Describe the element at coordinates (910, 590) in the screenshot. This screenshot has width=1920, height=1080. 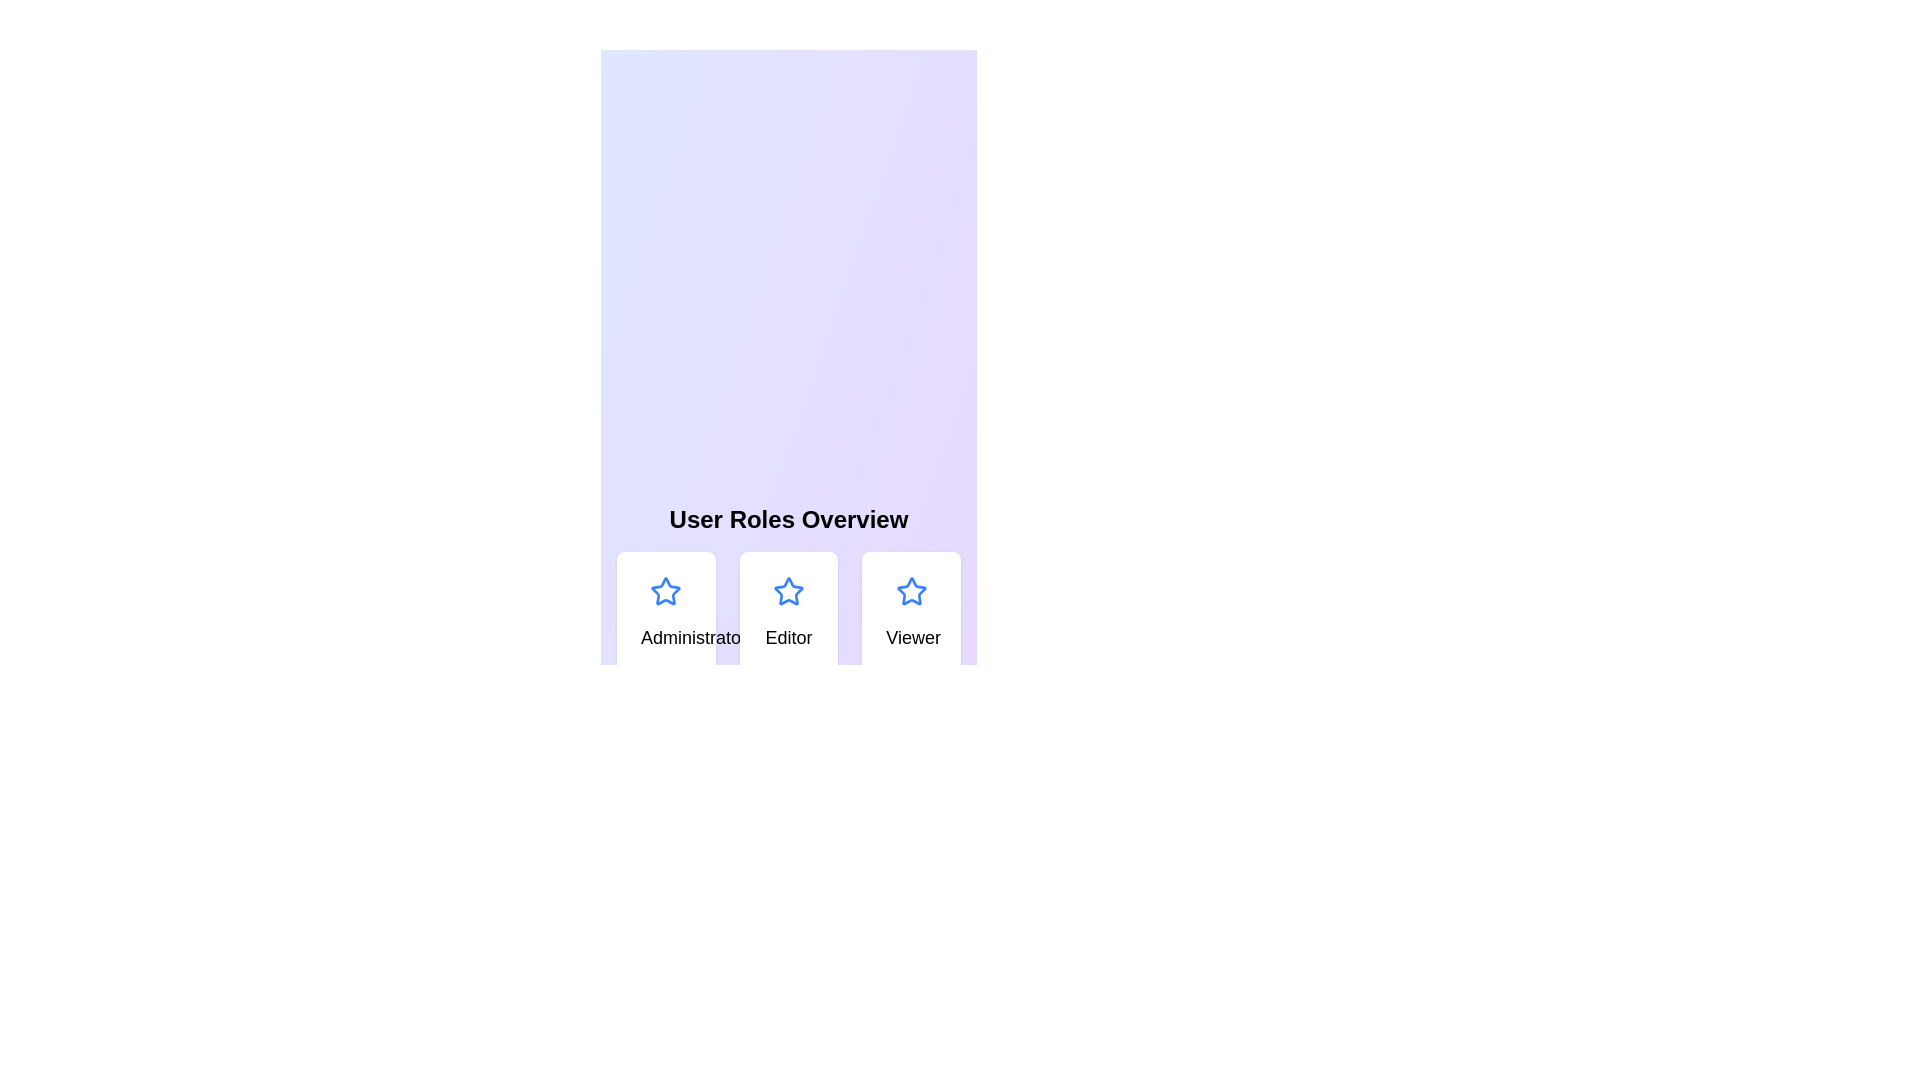
I see `the blue outlined star icon with a white background, which is the leftmost visual component in the Viewer card at the bottom of the layout` at that location.